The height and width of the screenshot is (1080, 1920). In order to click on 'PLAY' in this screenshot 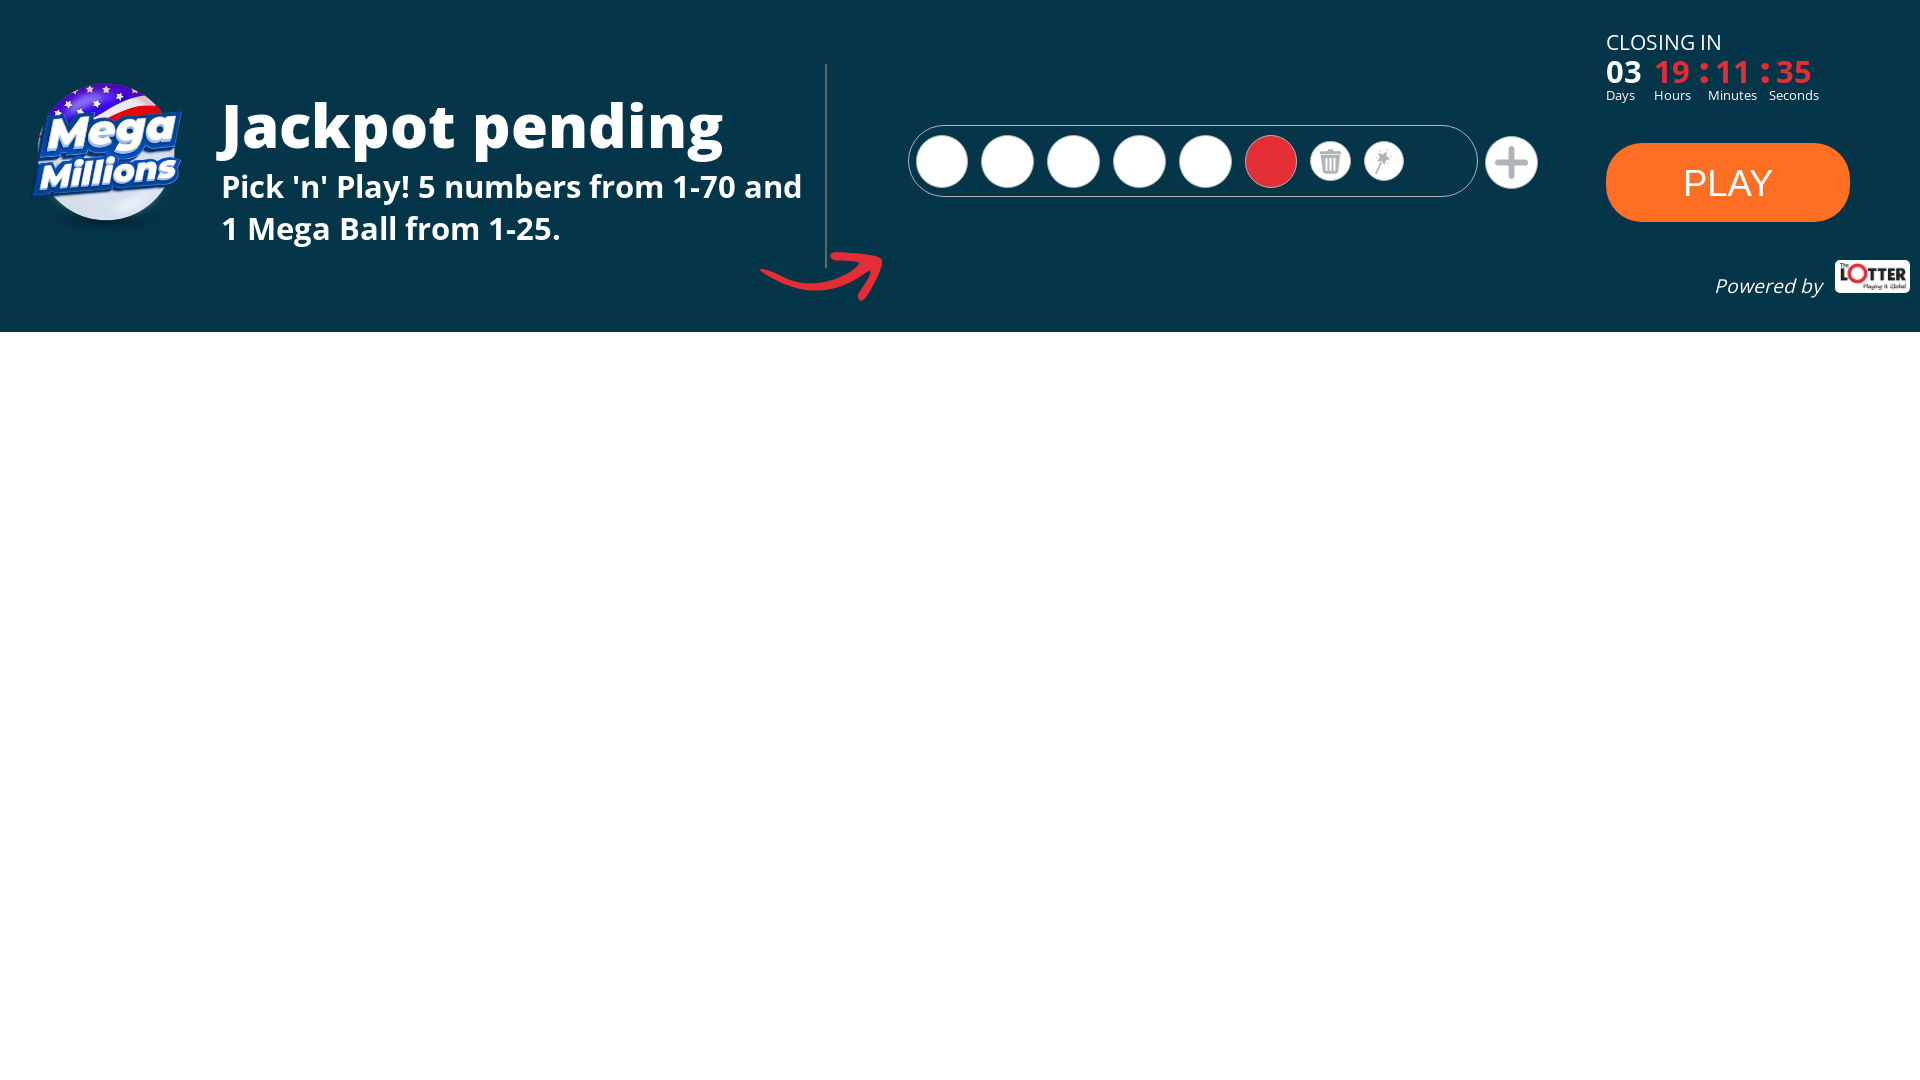, I will do `click(1727, 184)`.